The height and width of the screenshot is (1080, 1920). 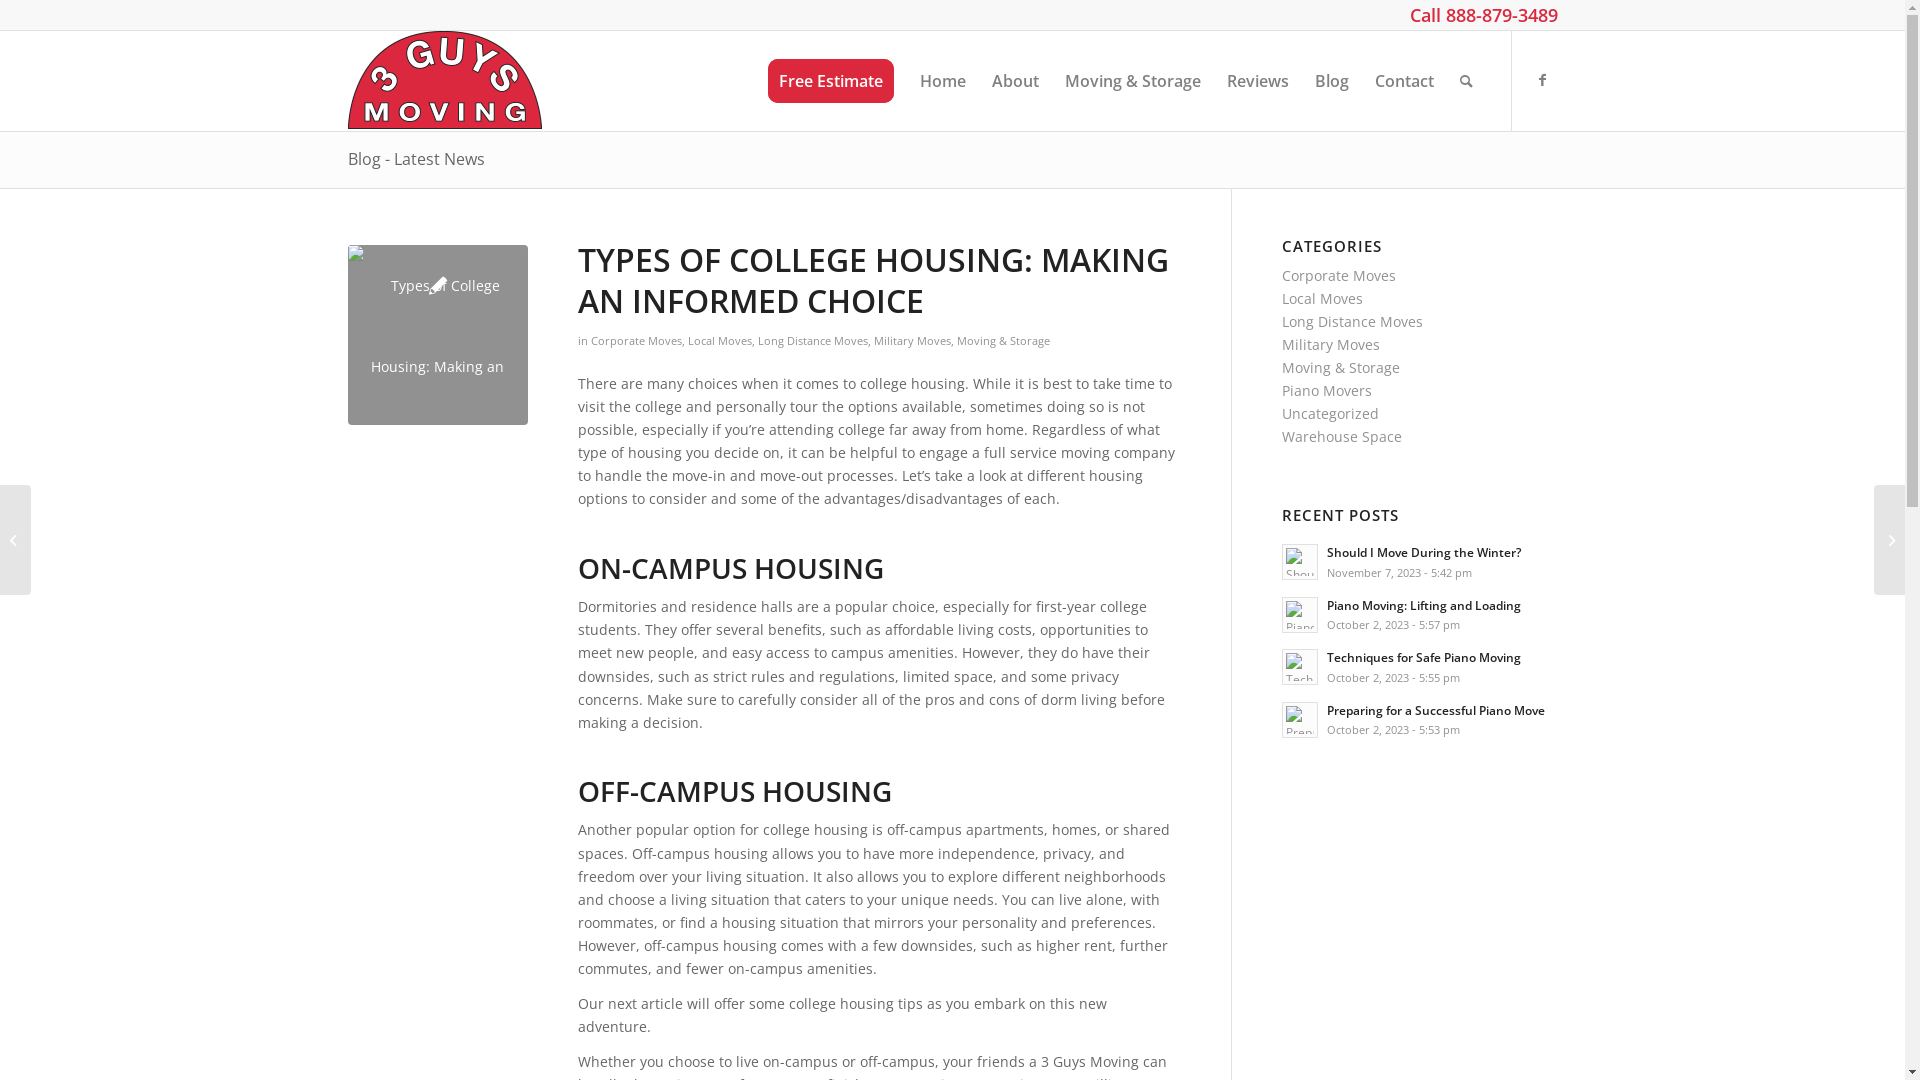 I want to click on 'Piano Moving: Lifting and Loading', so click(x=1423, y=604).